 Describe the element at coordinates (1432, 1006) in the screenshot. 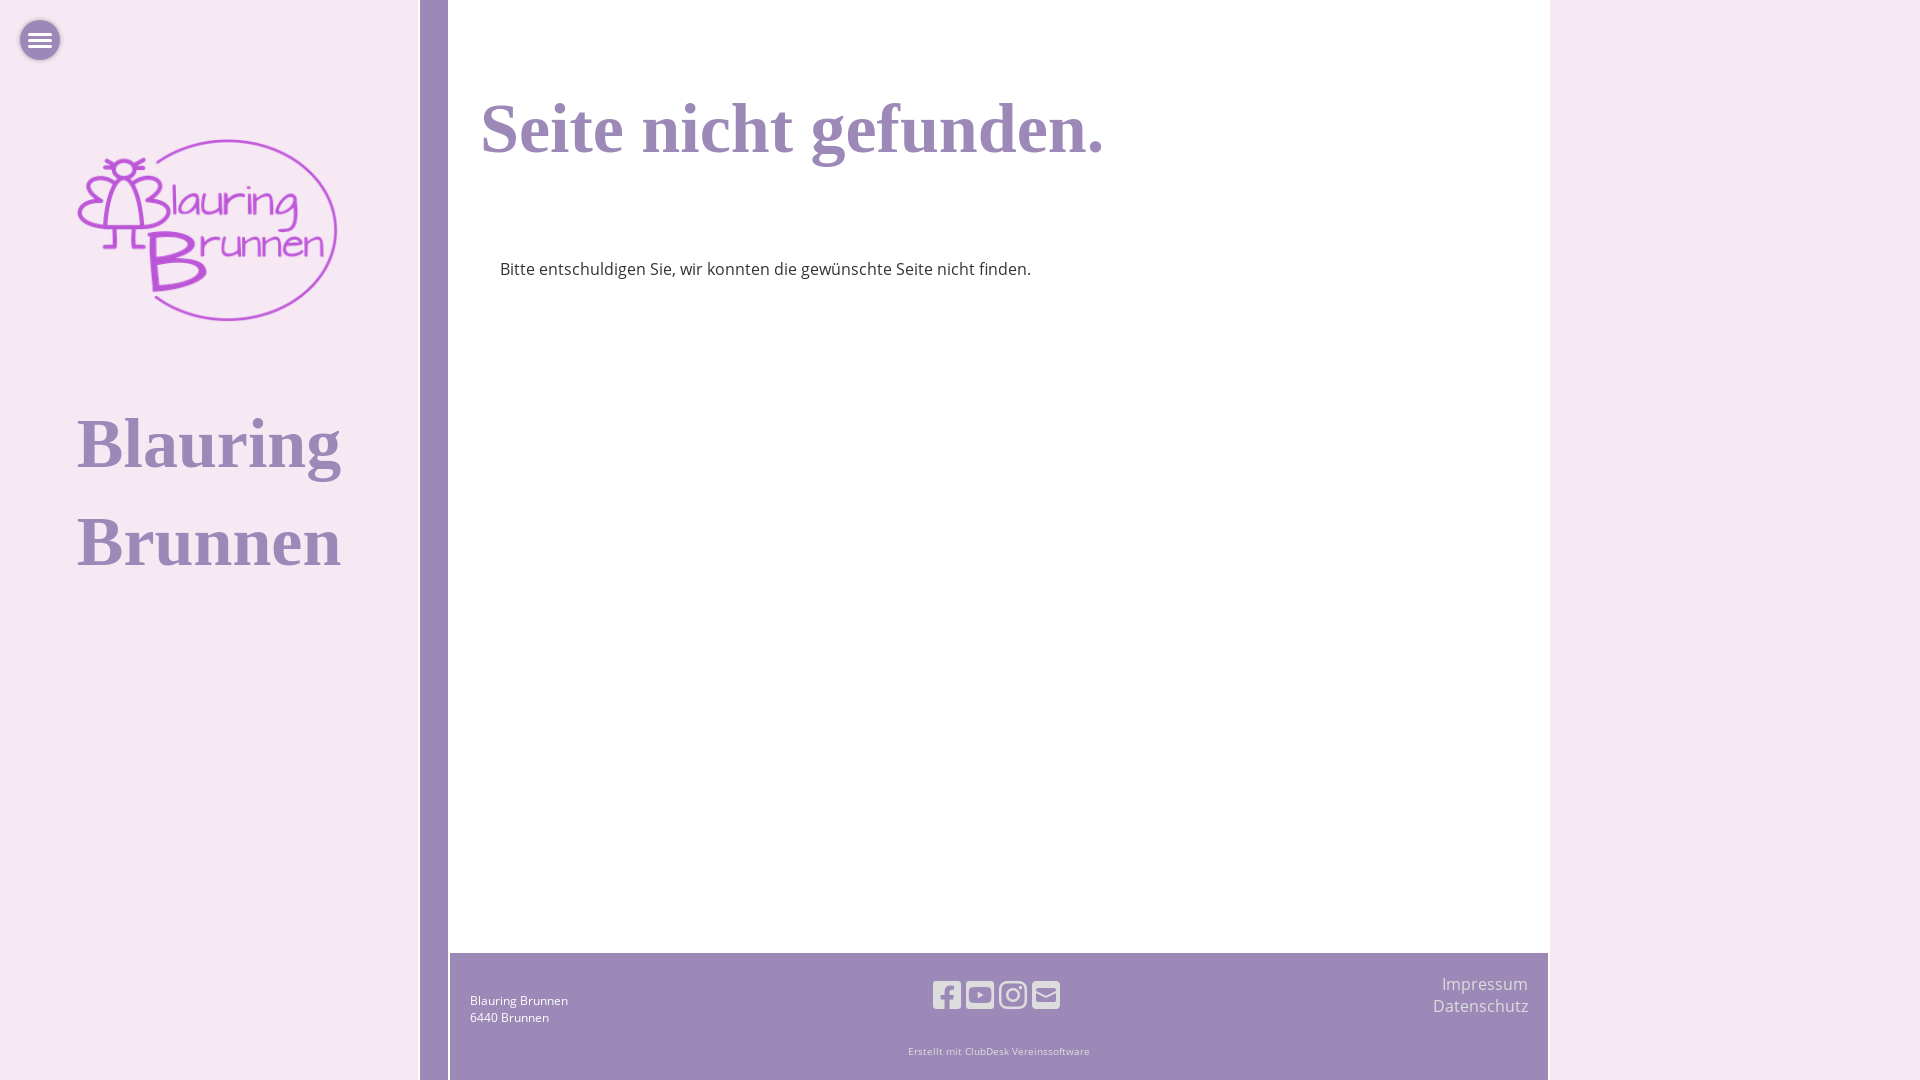

I see `'Datenschutz'` at that location.